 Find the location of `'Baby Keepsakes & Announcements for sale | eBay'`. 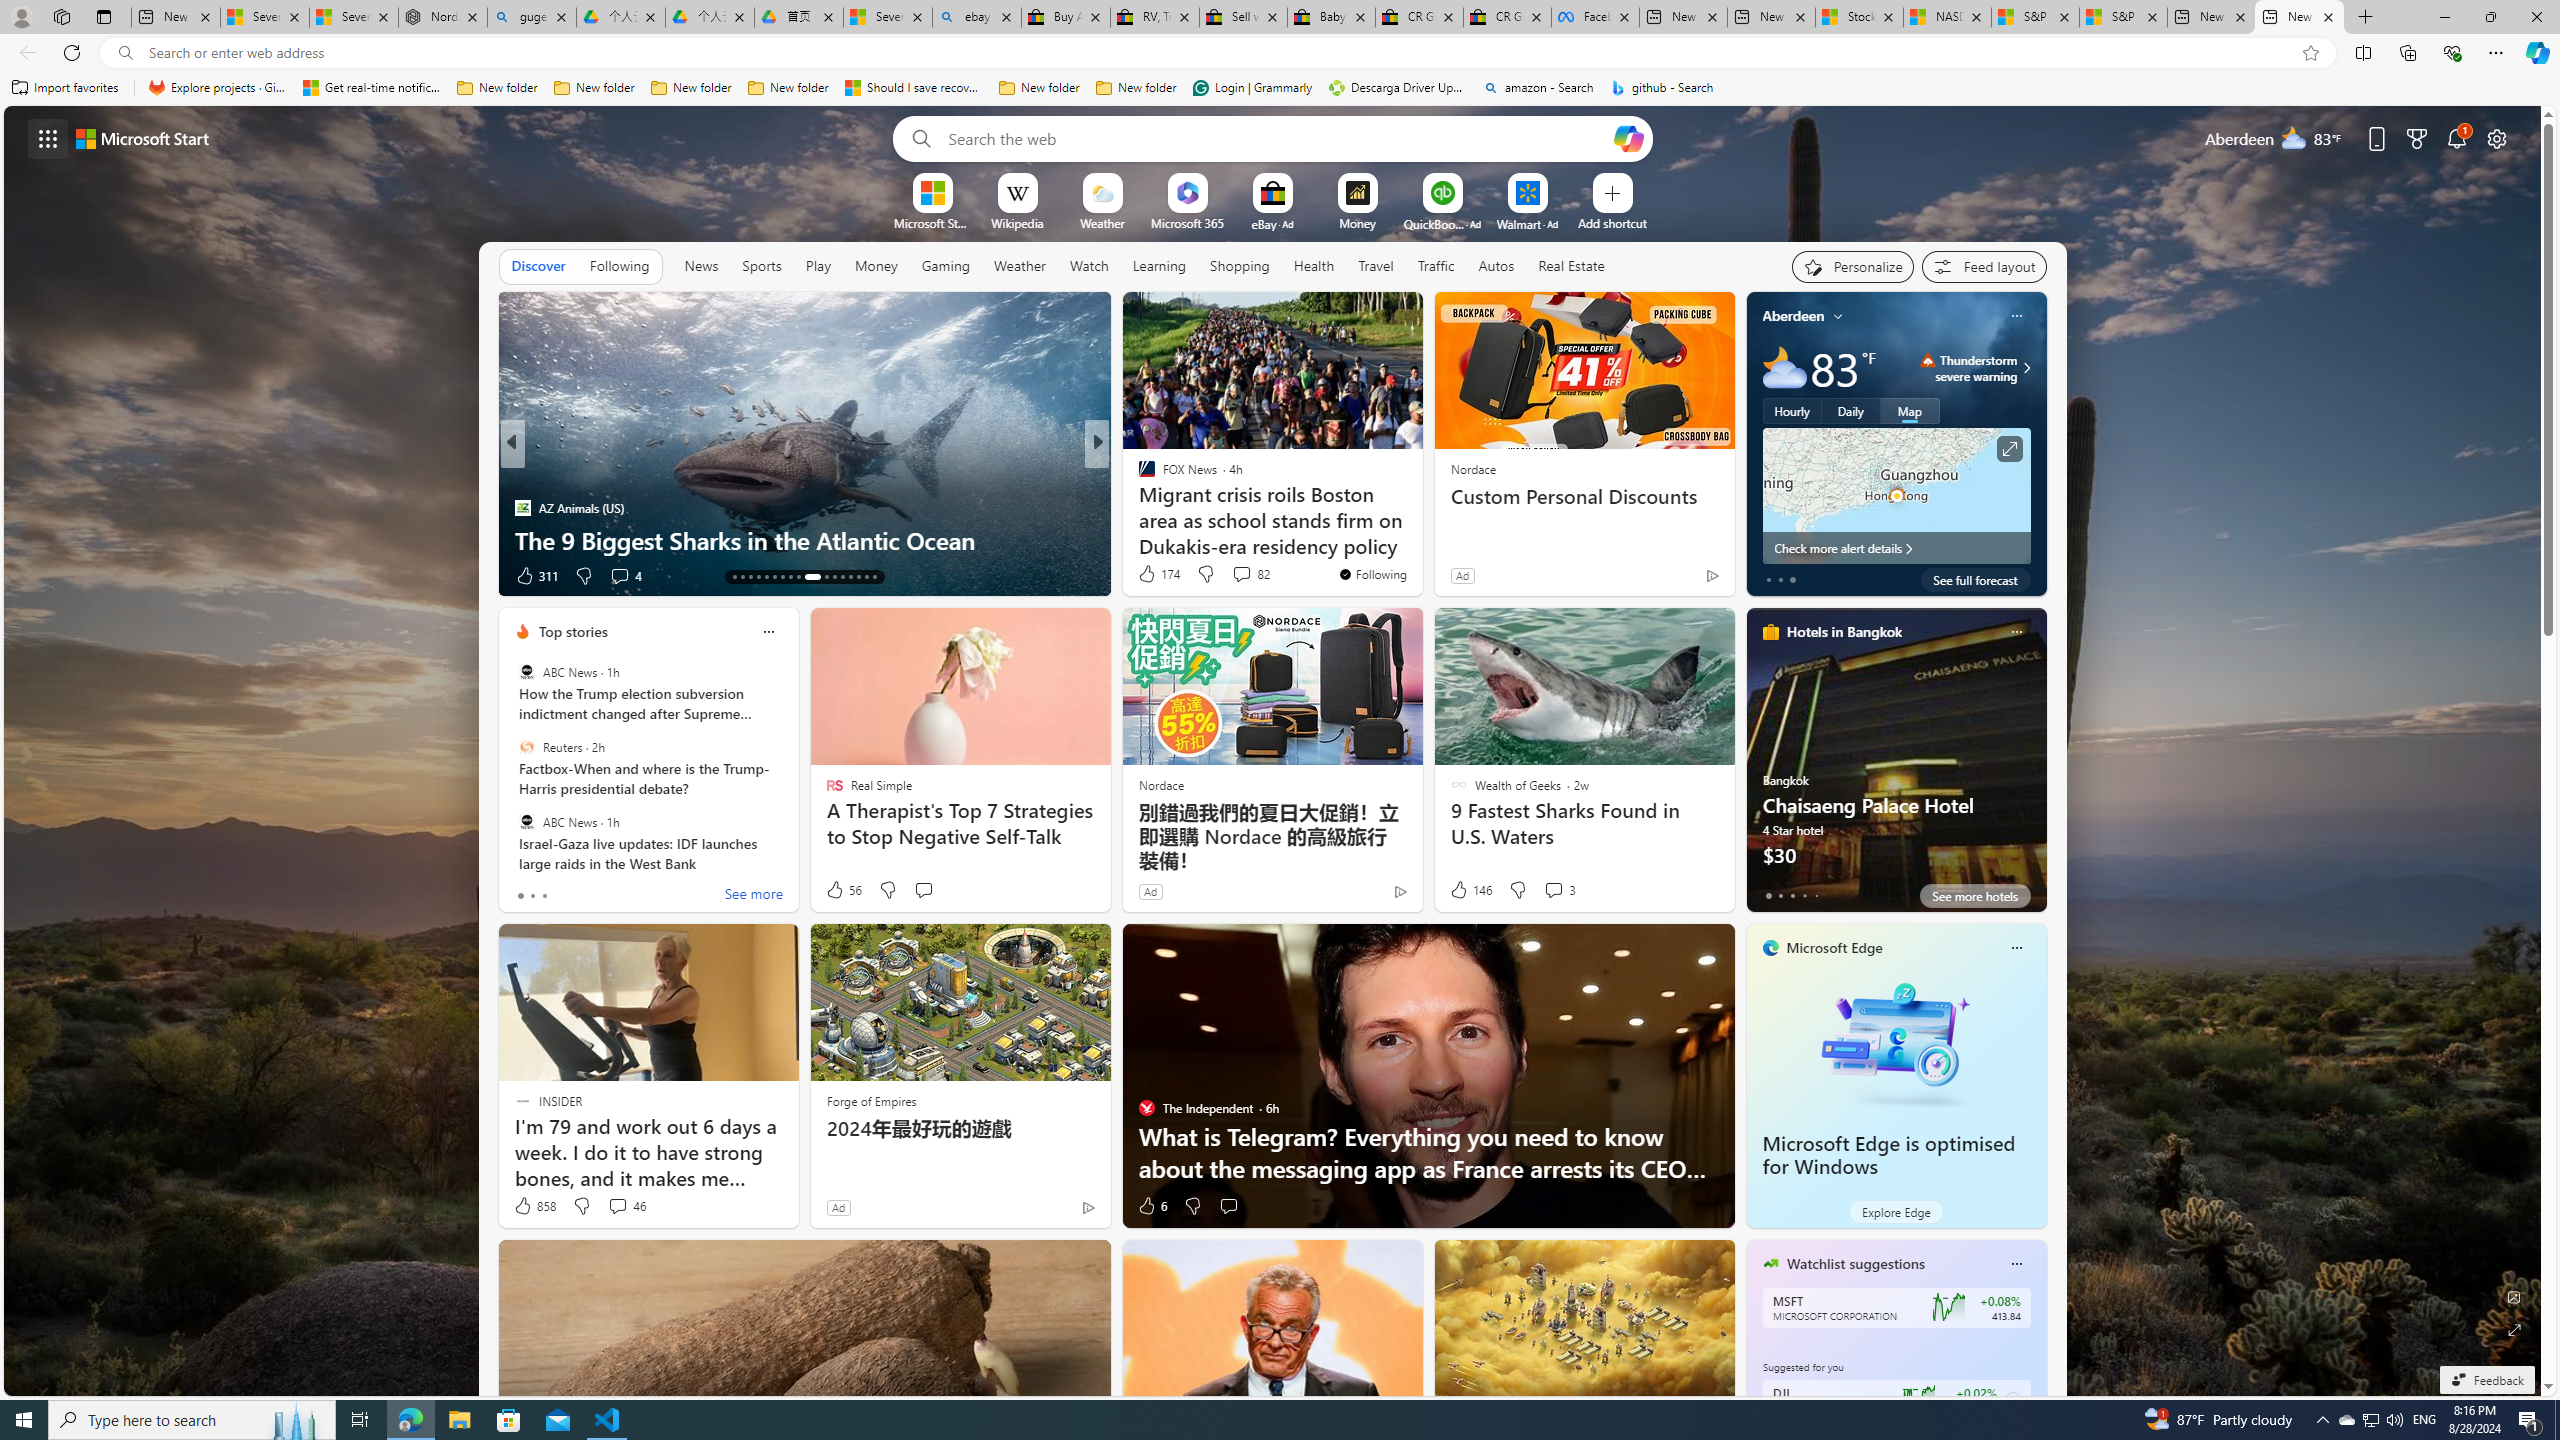

'Baby Keepsakes & Announcements for sale | eBay' is located at coordinates (1332, 16).